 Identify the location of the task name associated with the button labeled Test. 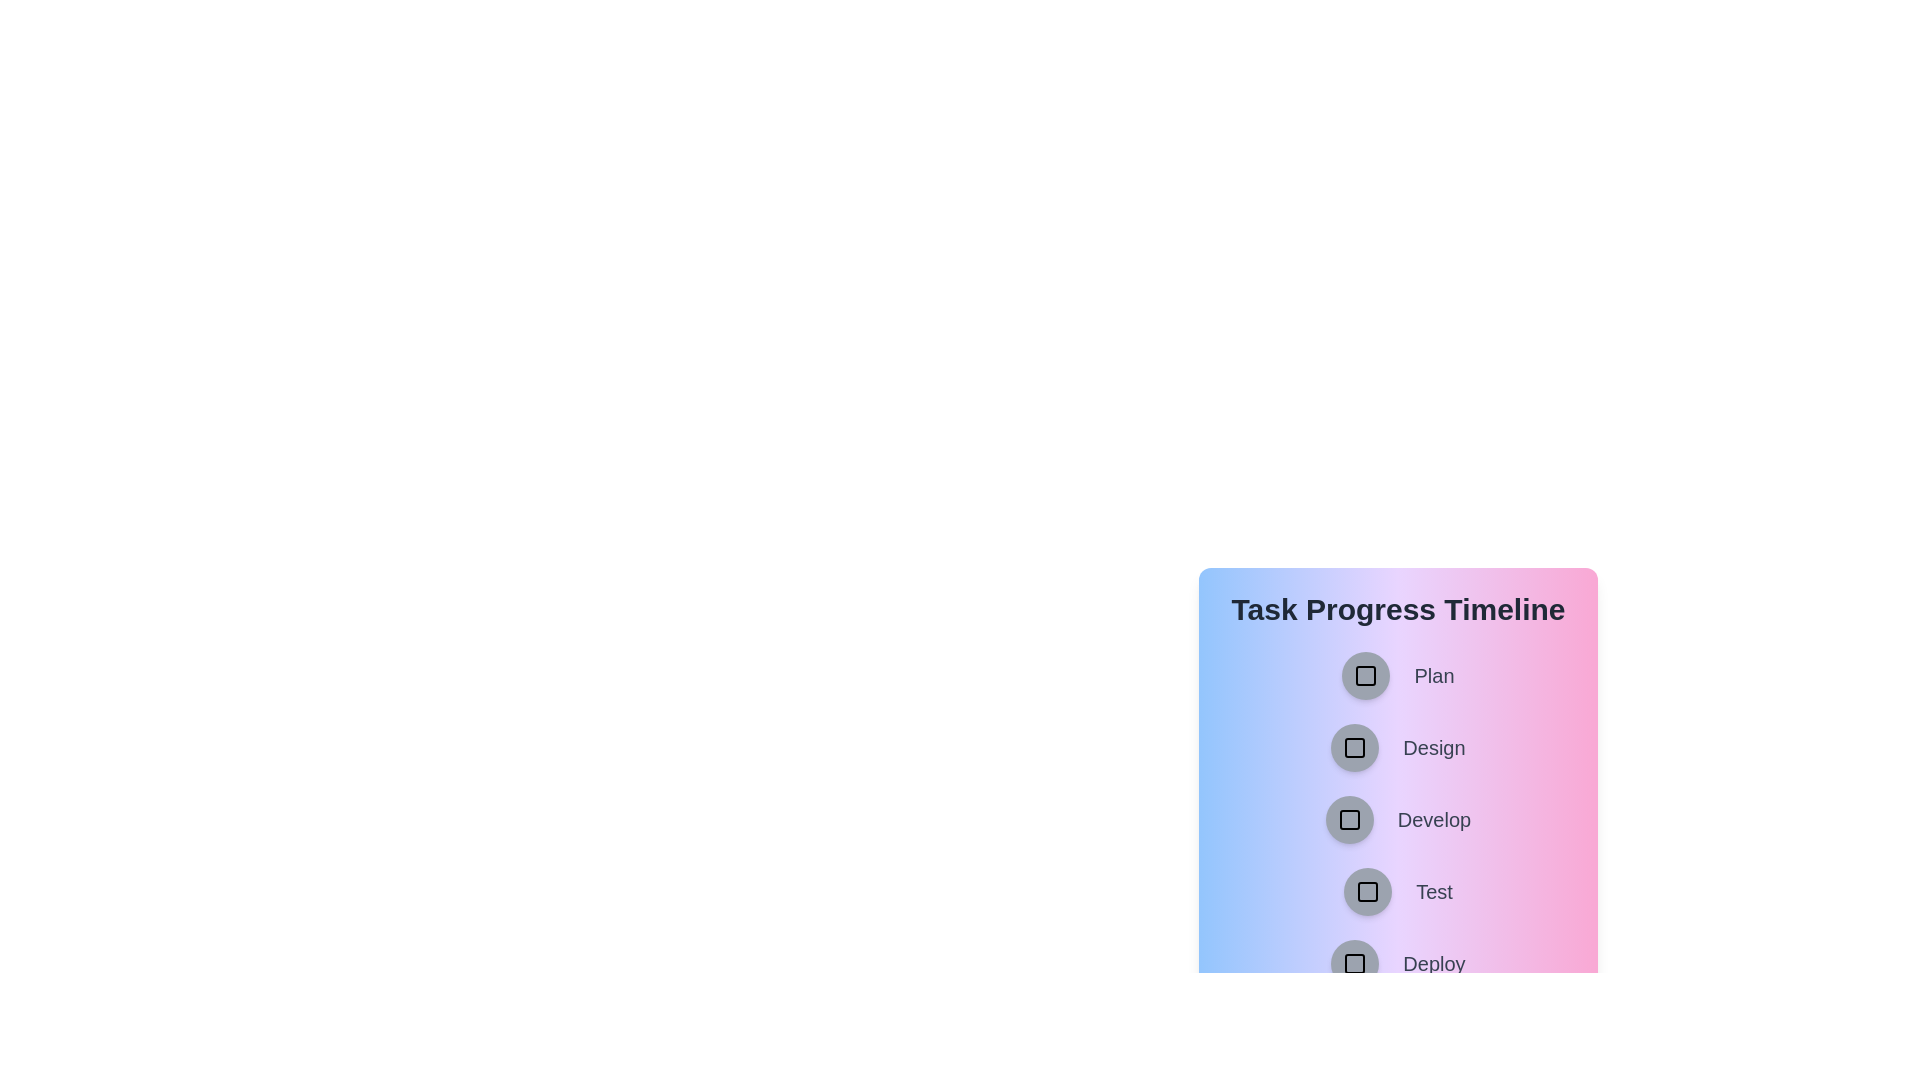
(1433, 890).